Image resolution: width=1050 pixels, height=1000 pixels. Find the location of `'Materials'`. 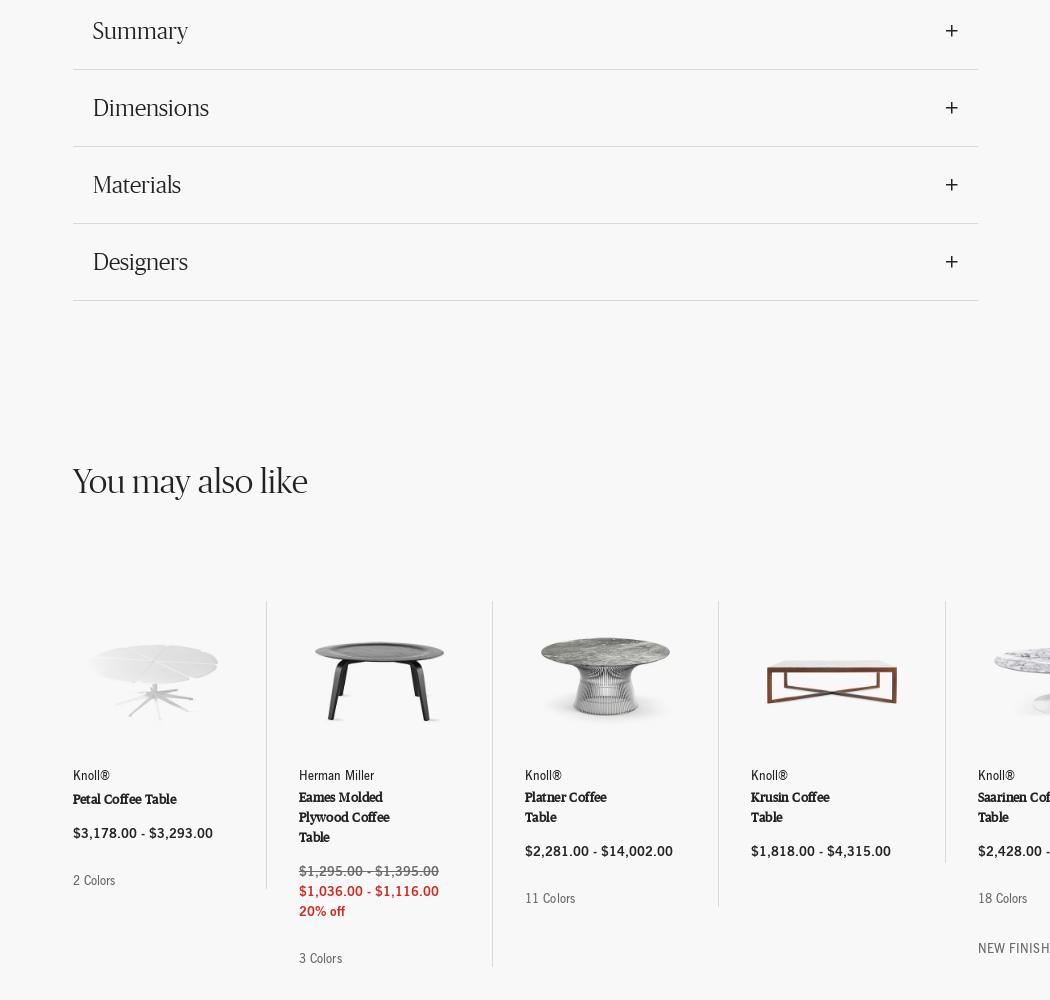

'Materials' is located at coordinates (134, 184).